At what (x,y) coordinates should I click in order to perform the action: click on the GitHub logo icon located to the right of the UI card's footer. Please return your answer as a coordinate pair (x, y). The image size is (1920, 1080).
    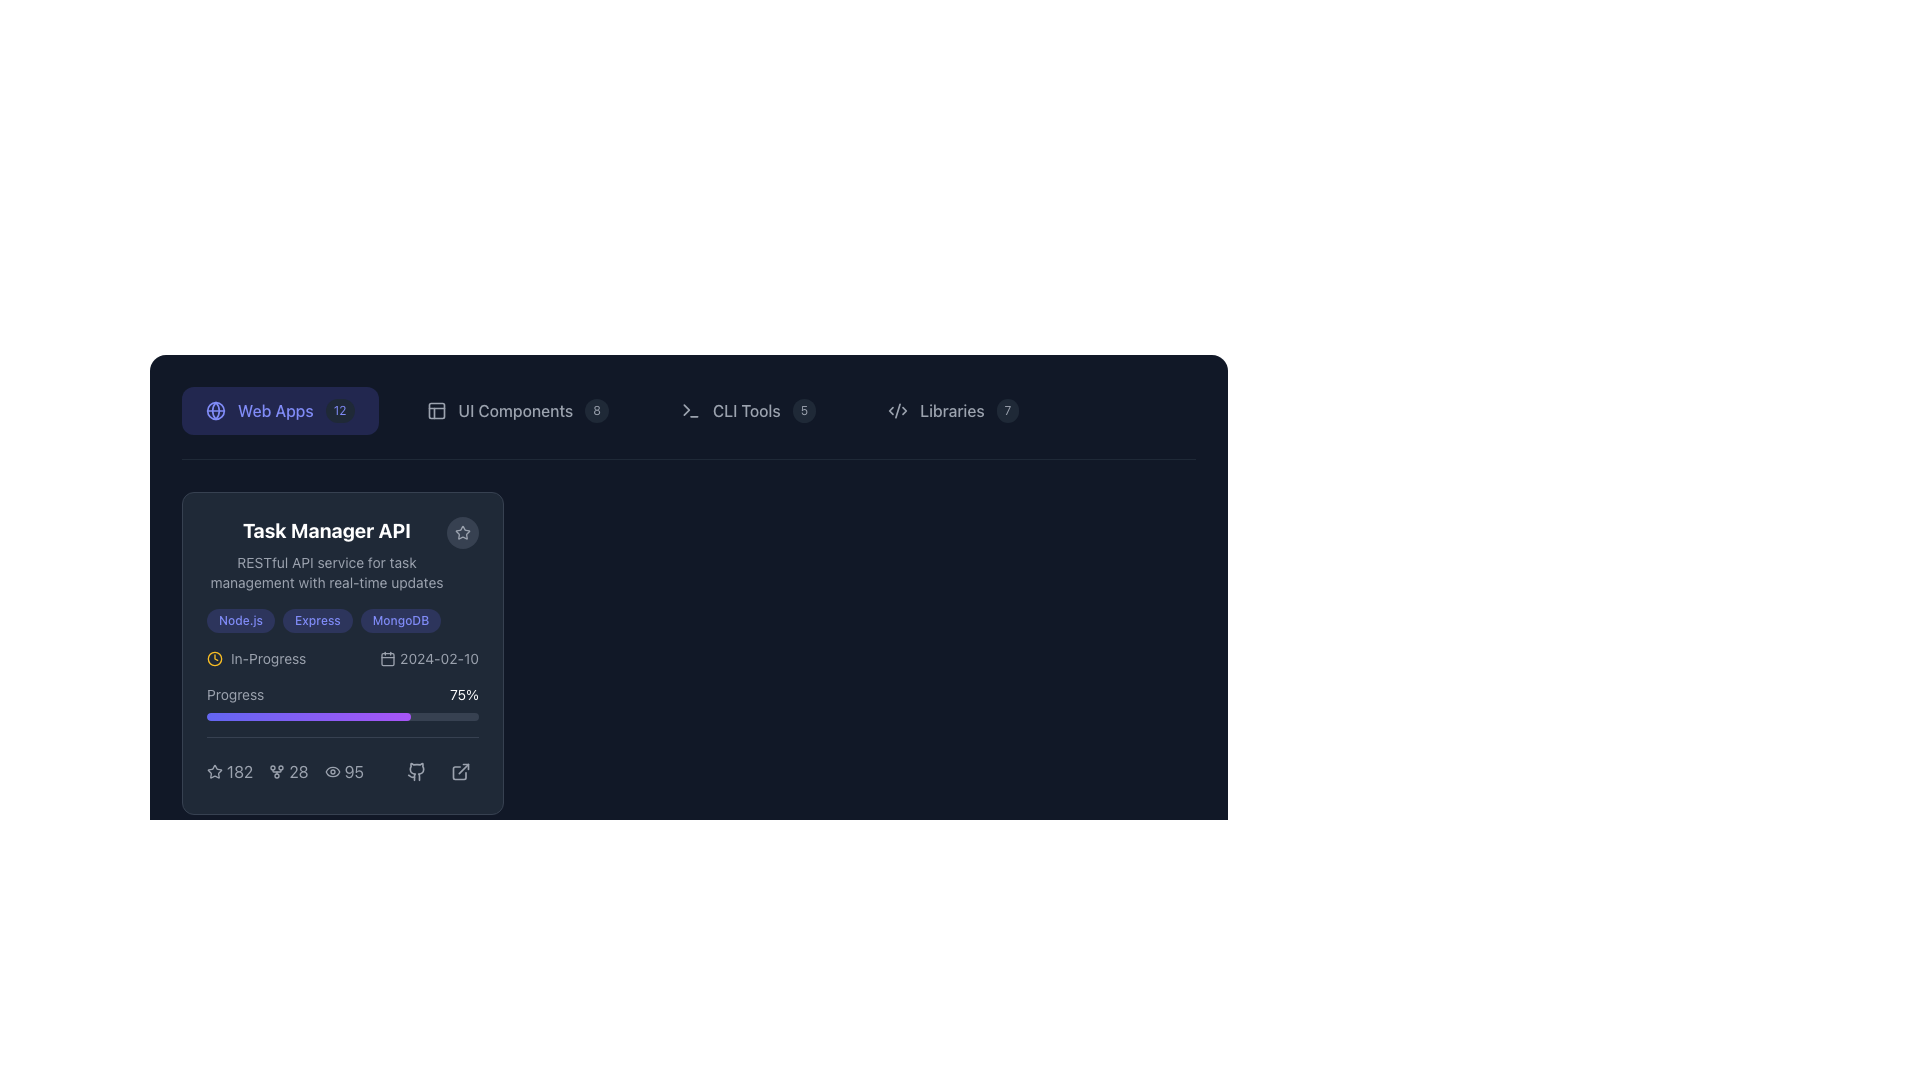
    Looking at the image, I should click on (416, 770).